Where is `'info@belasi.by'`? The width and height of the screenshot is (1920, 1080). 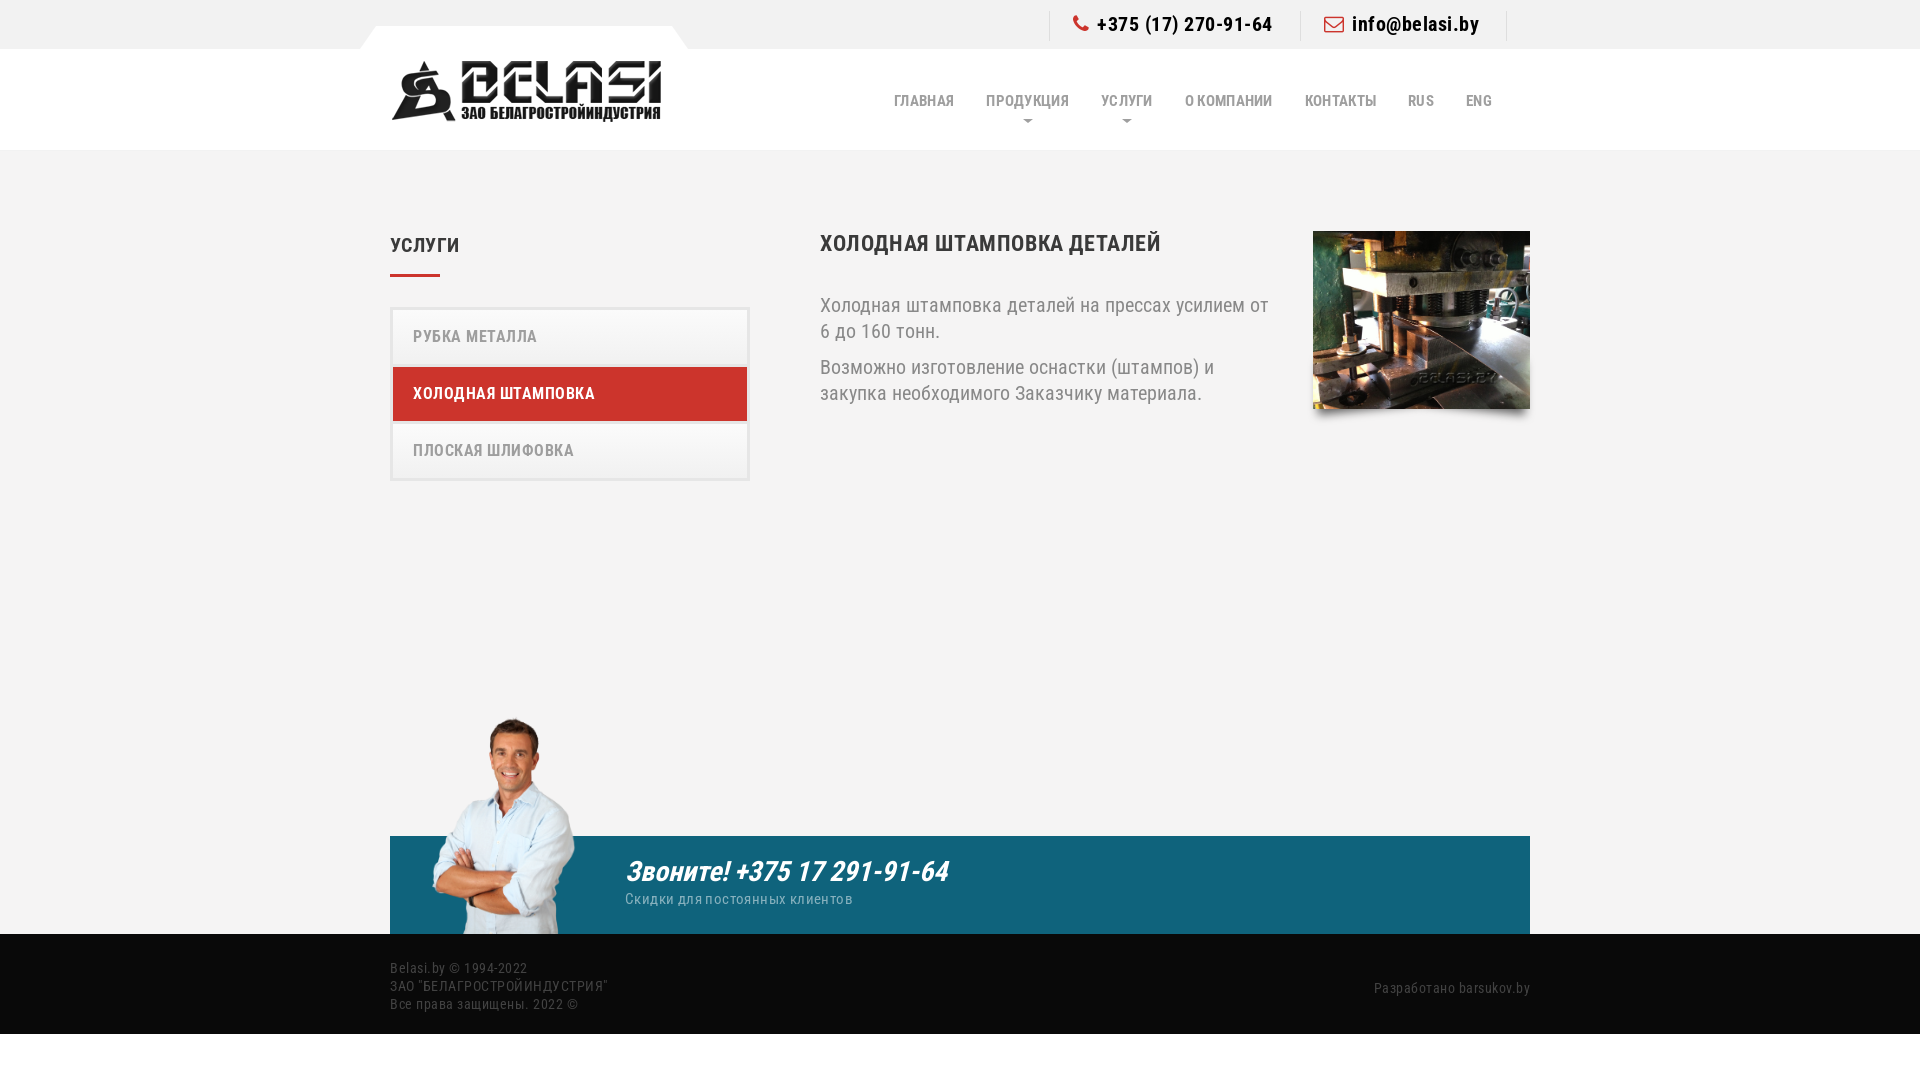 'info@belasi.by' is located at coordinates (1324, 23).